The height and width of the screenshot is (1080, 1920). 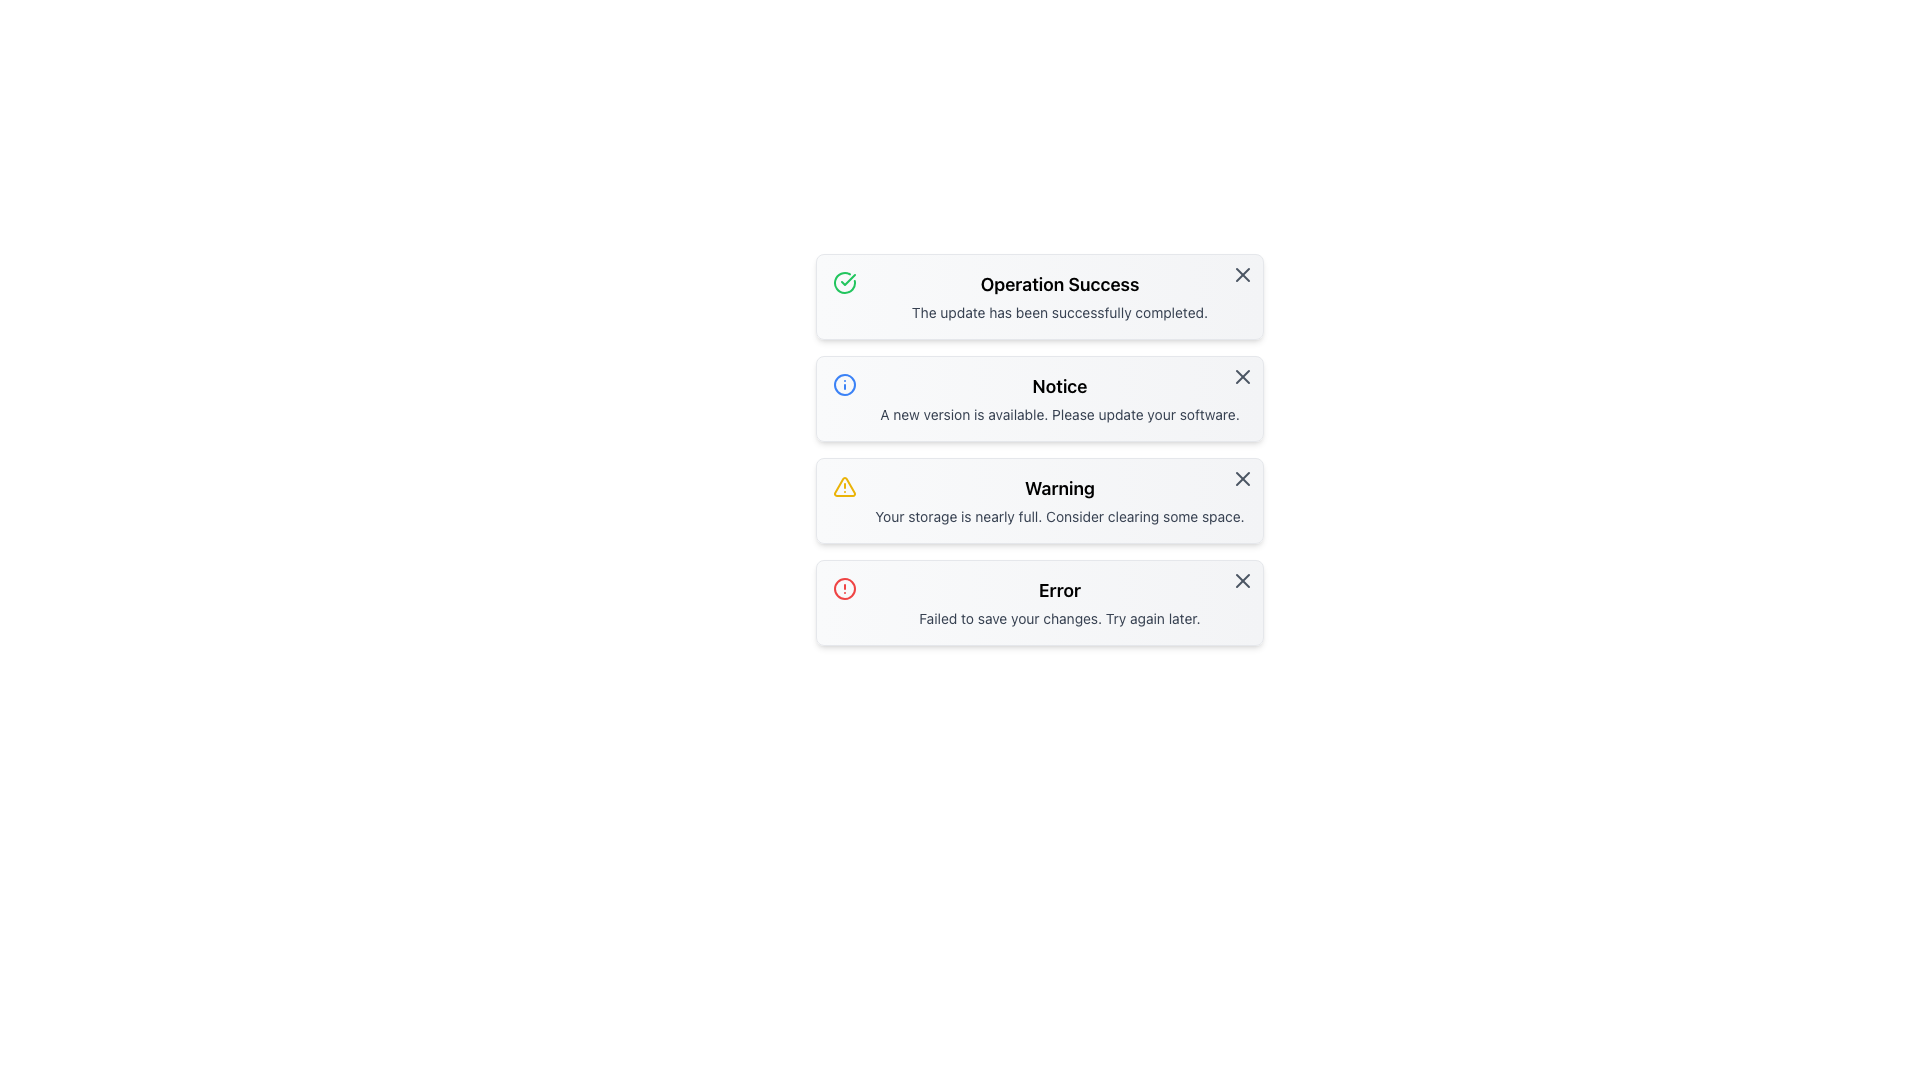 I want to click on the 'X' icon button located at the top-right corner of the 'Error' card, so click(x=1242, y=581).